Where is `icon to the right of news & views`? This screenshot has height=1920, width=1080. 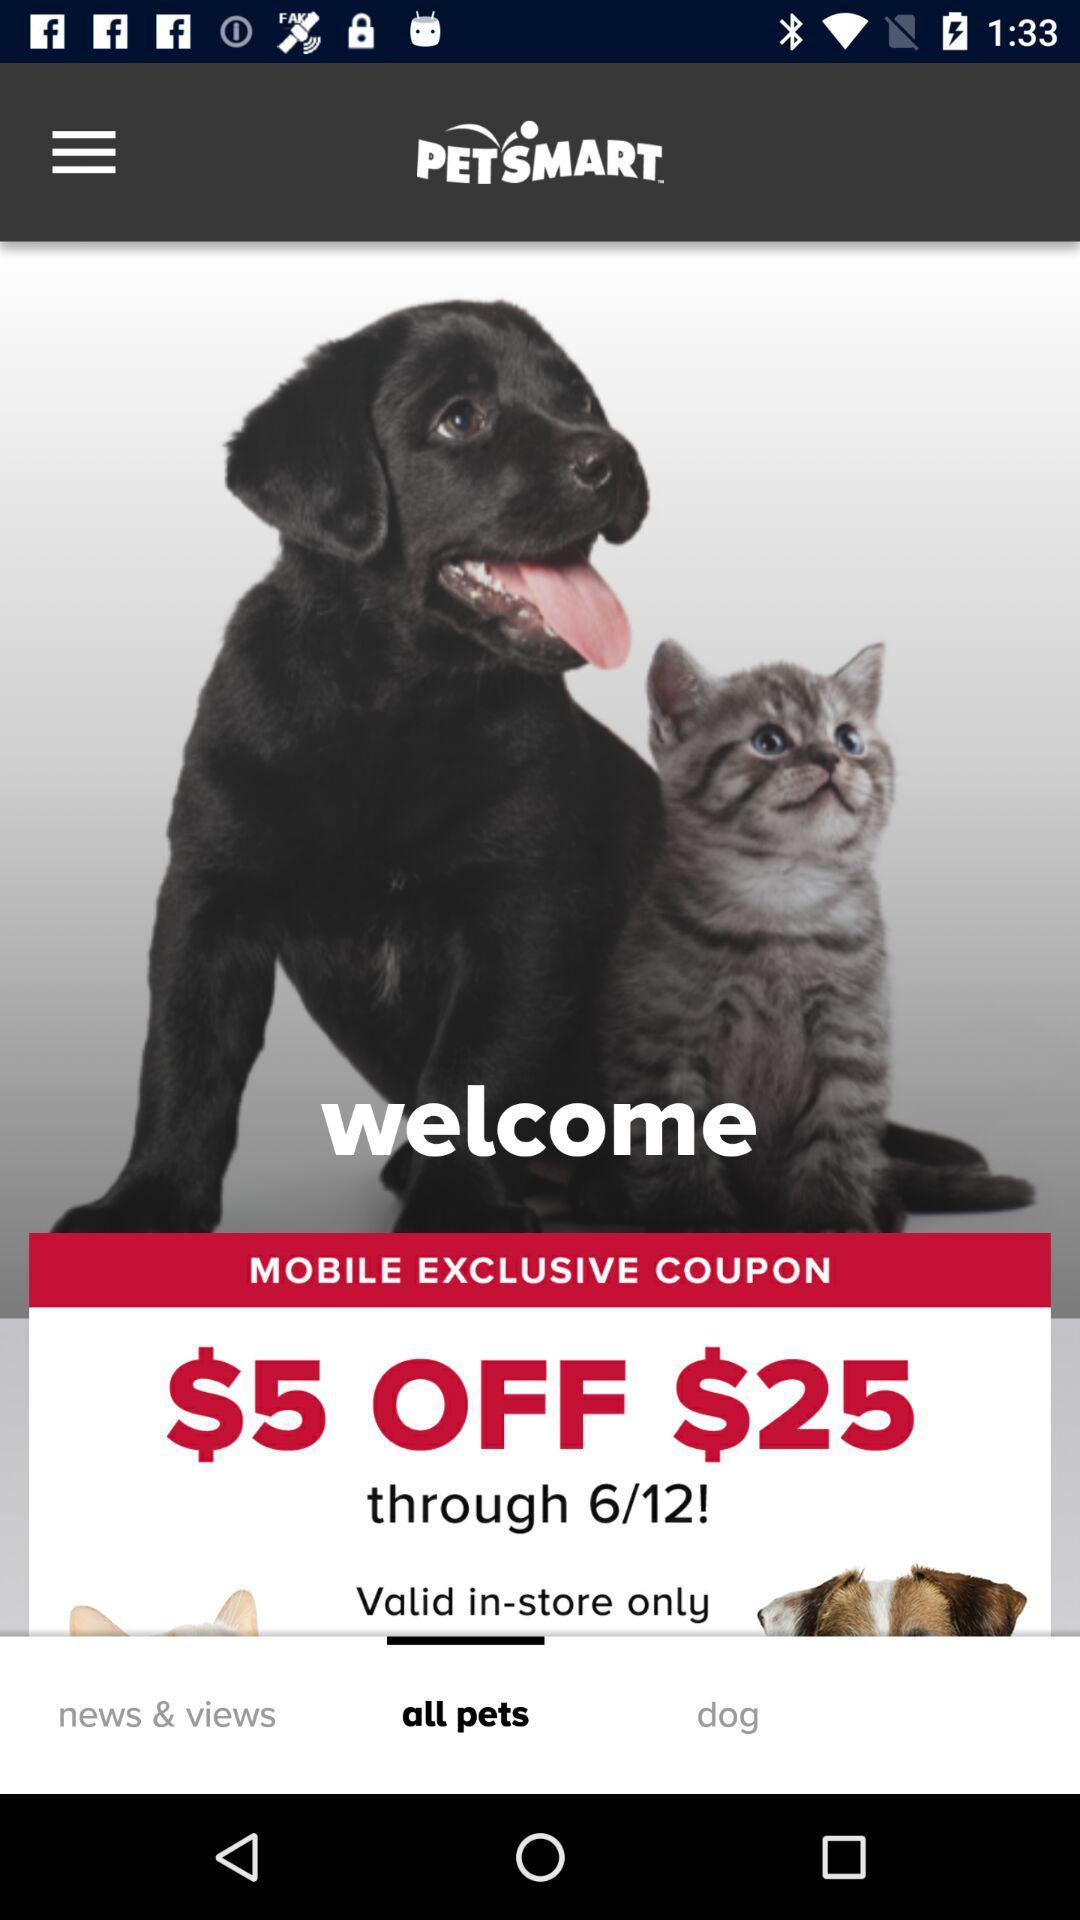 icon to the right of news & views is located at coordinates (465, 1714).